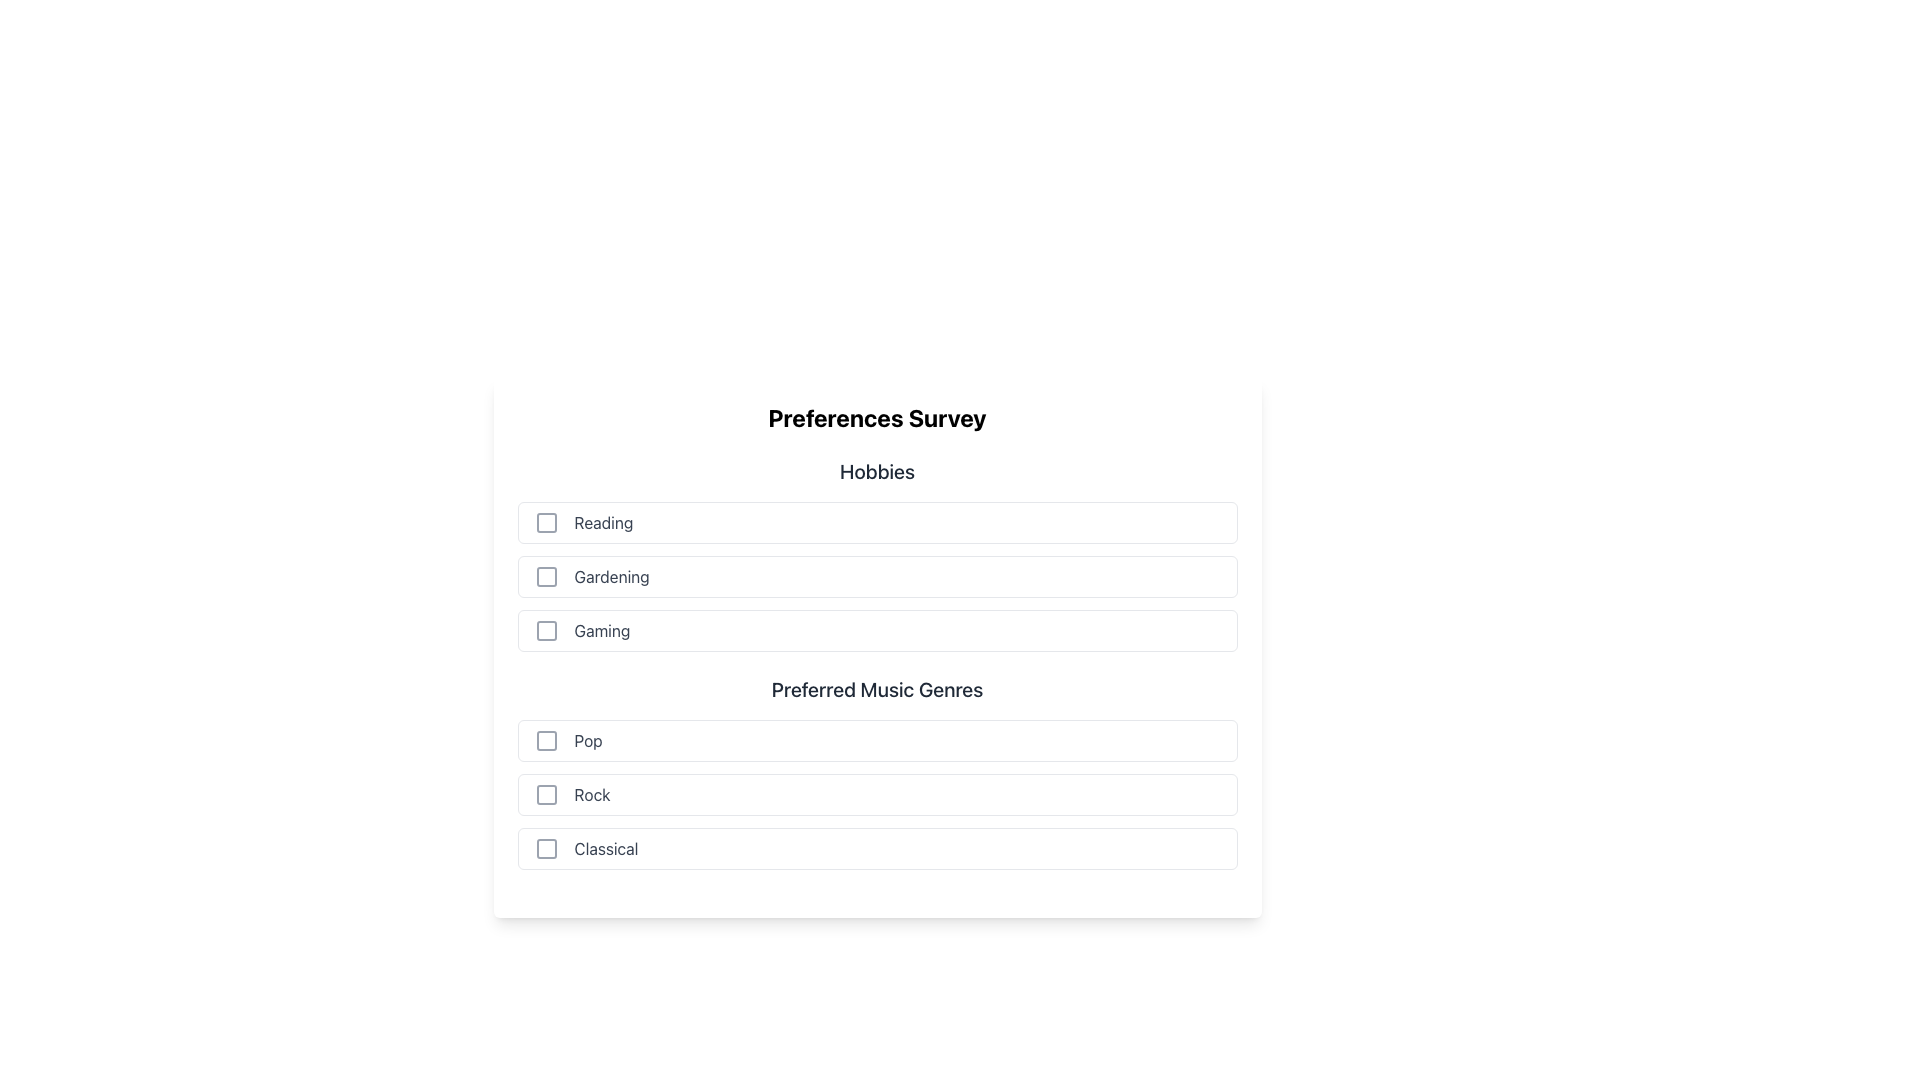 This screenshot has height=1080, width=1920. I want to click on to select the checkbox located in the 'Preferred Music Genres' section, directly below the 'Pop' checkbox and above the 'Classical' checkbox, which is styled with a thin gray outline, so click(546, 793).